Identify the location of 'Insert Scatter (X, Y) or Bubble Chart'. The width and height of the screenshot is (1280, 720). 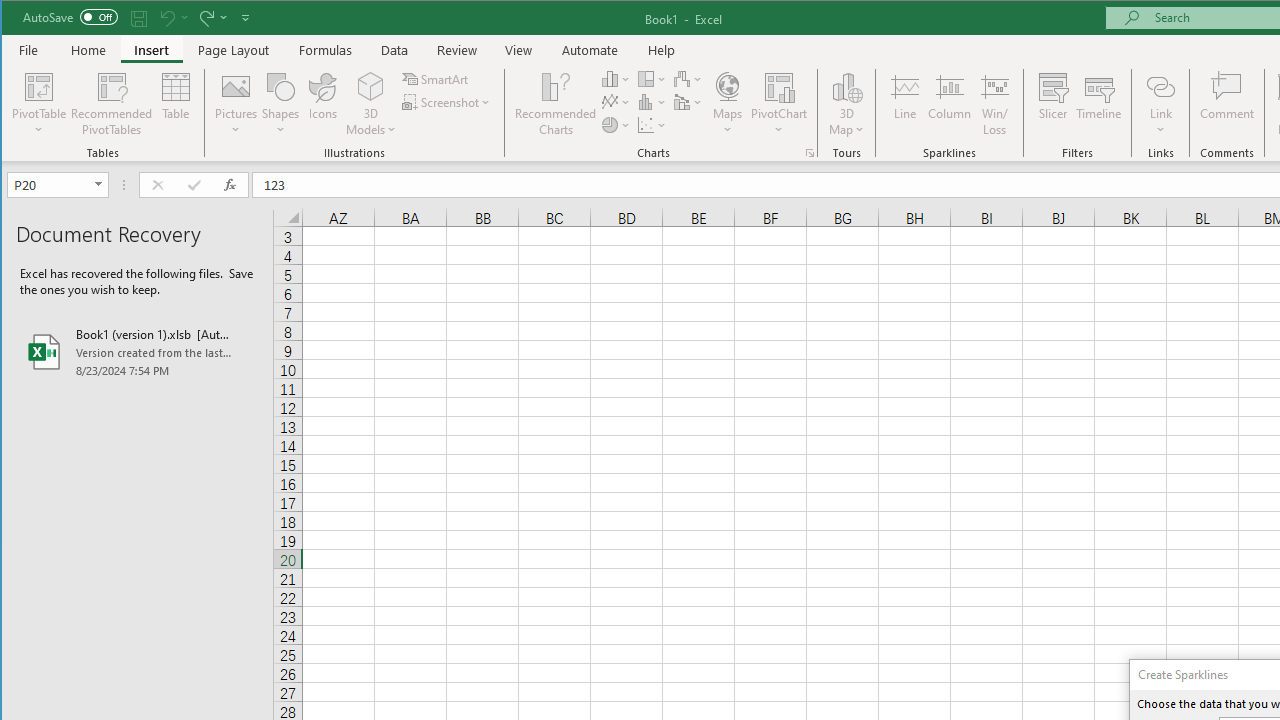
(652, 125).